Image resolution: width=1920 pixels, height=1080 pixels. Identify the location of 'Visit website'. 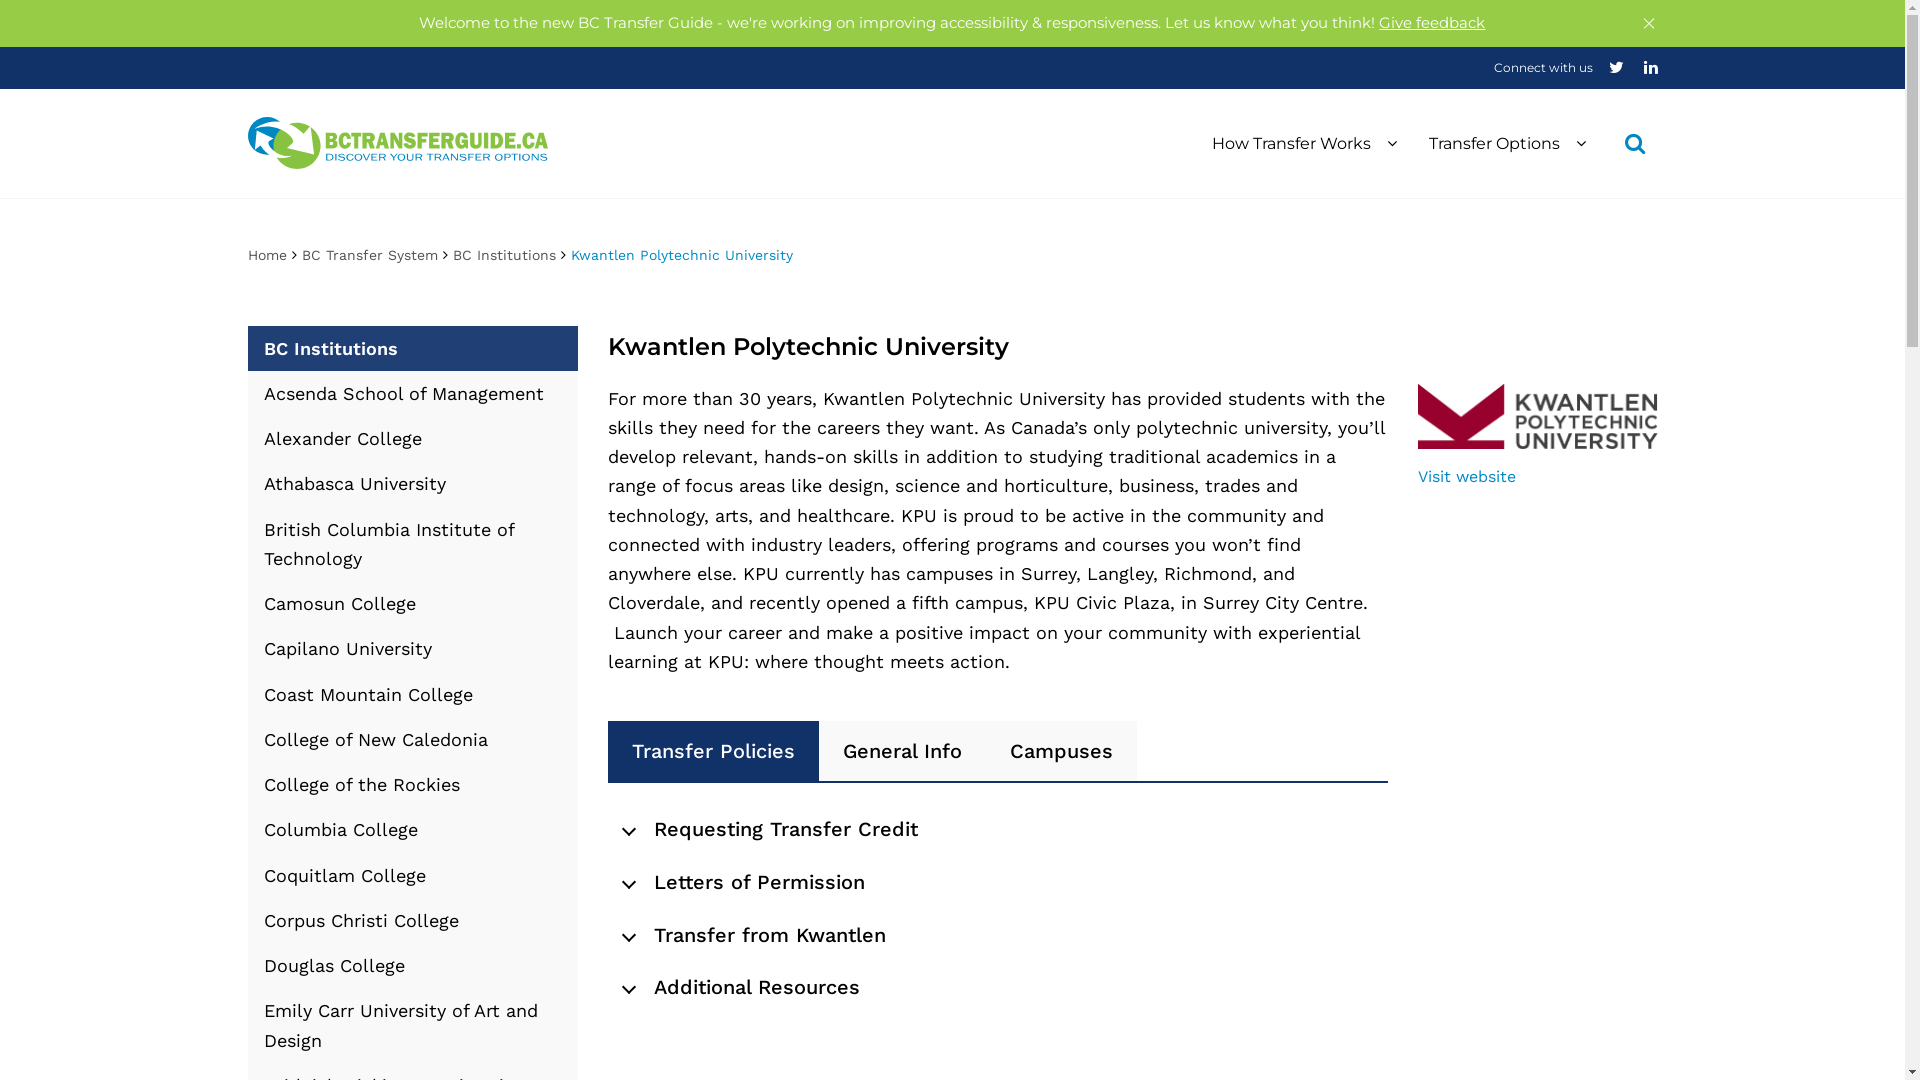
(1416, 476).